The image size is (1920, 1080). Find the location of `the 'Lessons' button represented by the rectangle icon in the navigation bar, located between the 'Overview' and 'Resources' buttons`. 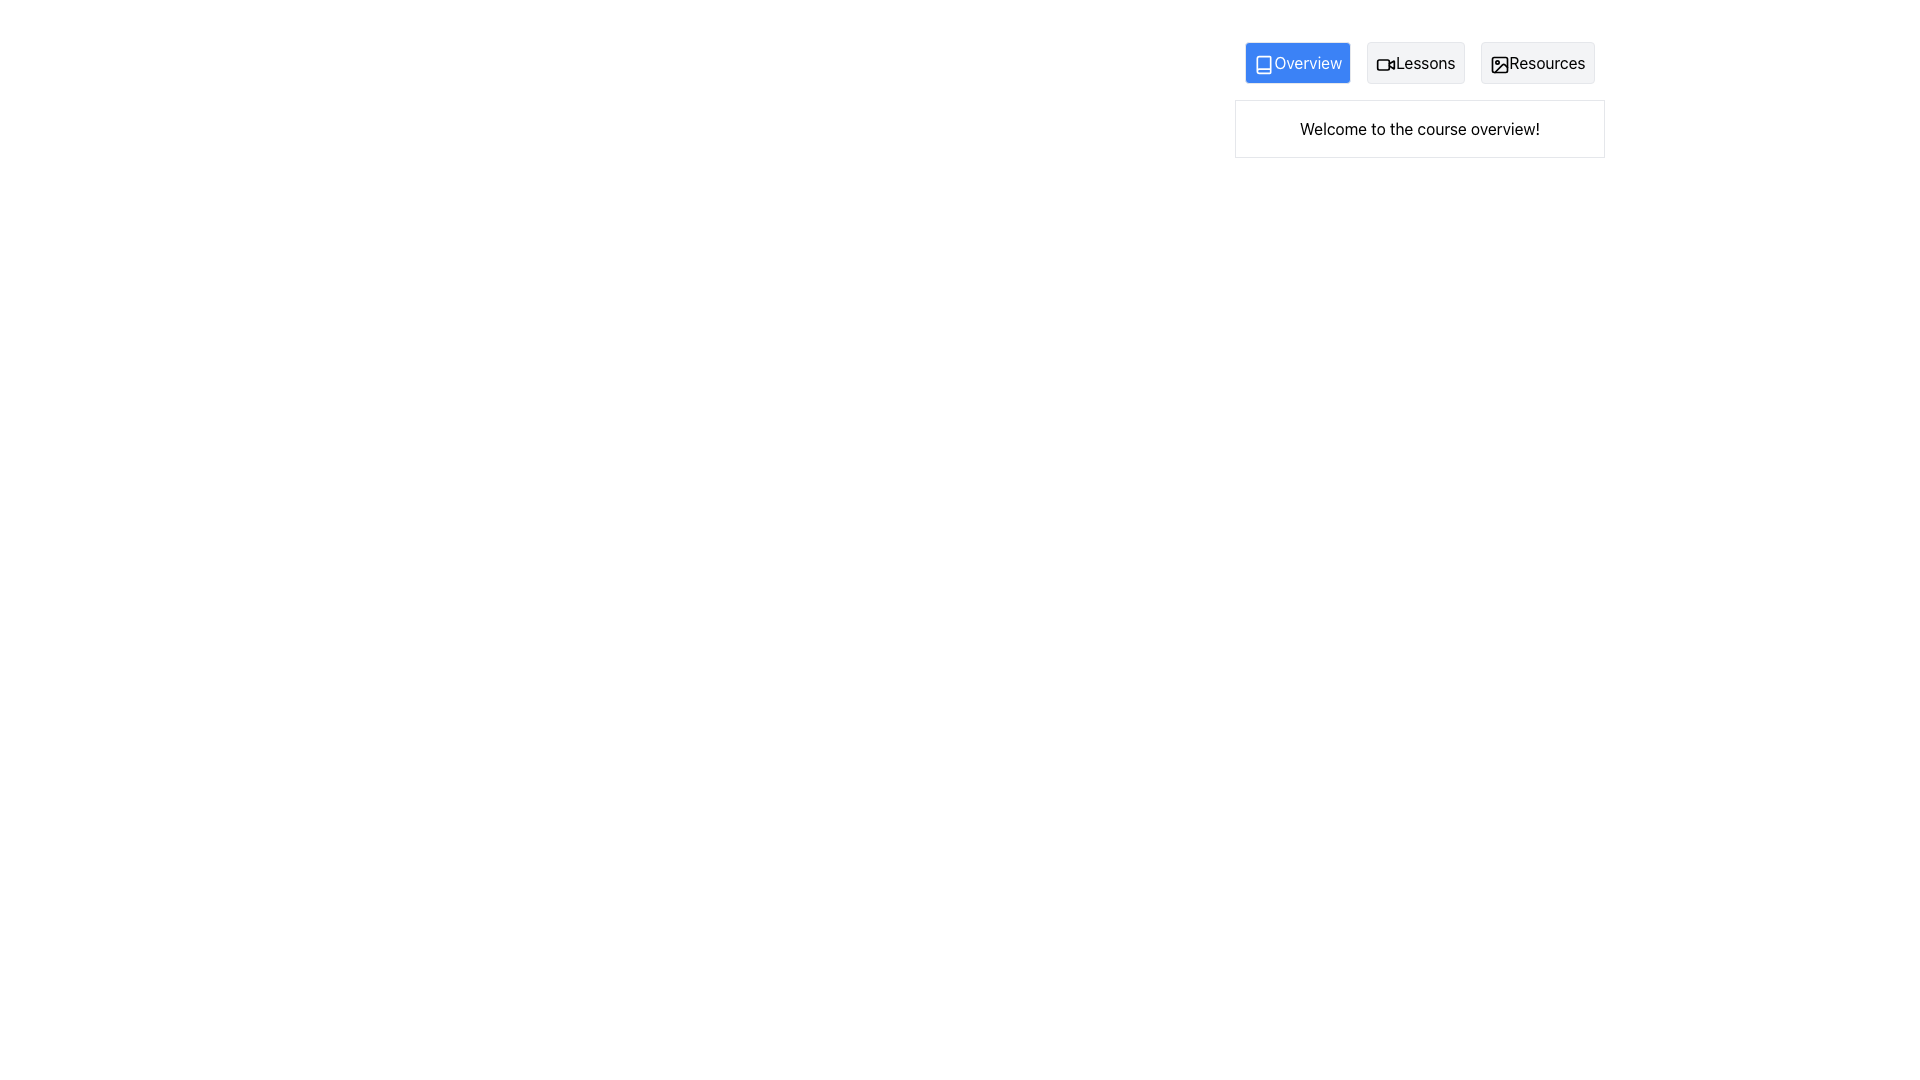

the 'Lessons' button represented by the rectangle icon in the navigation bar, located between the 'Overview' and 'Resources' buttons is located at coordinates (1382, 63).